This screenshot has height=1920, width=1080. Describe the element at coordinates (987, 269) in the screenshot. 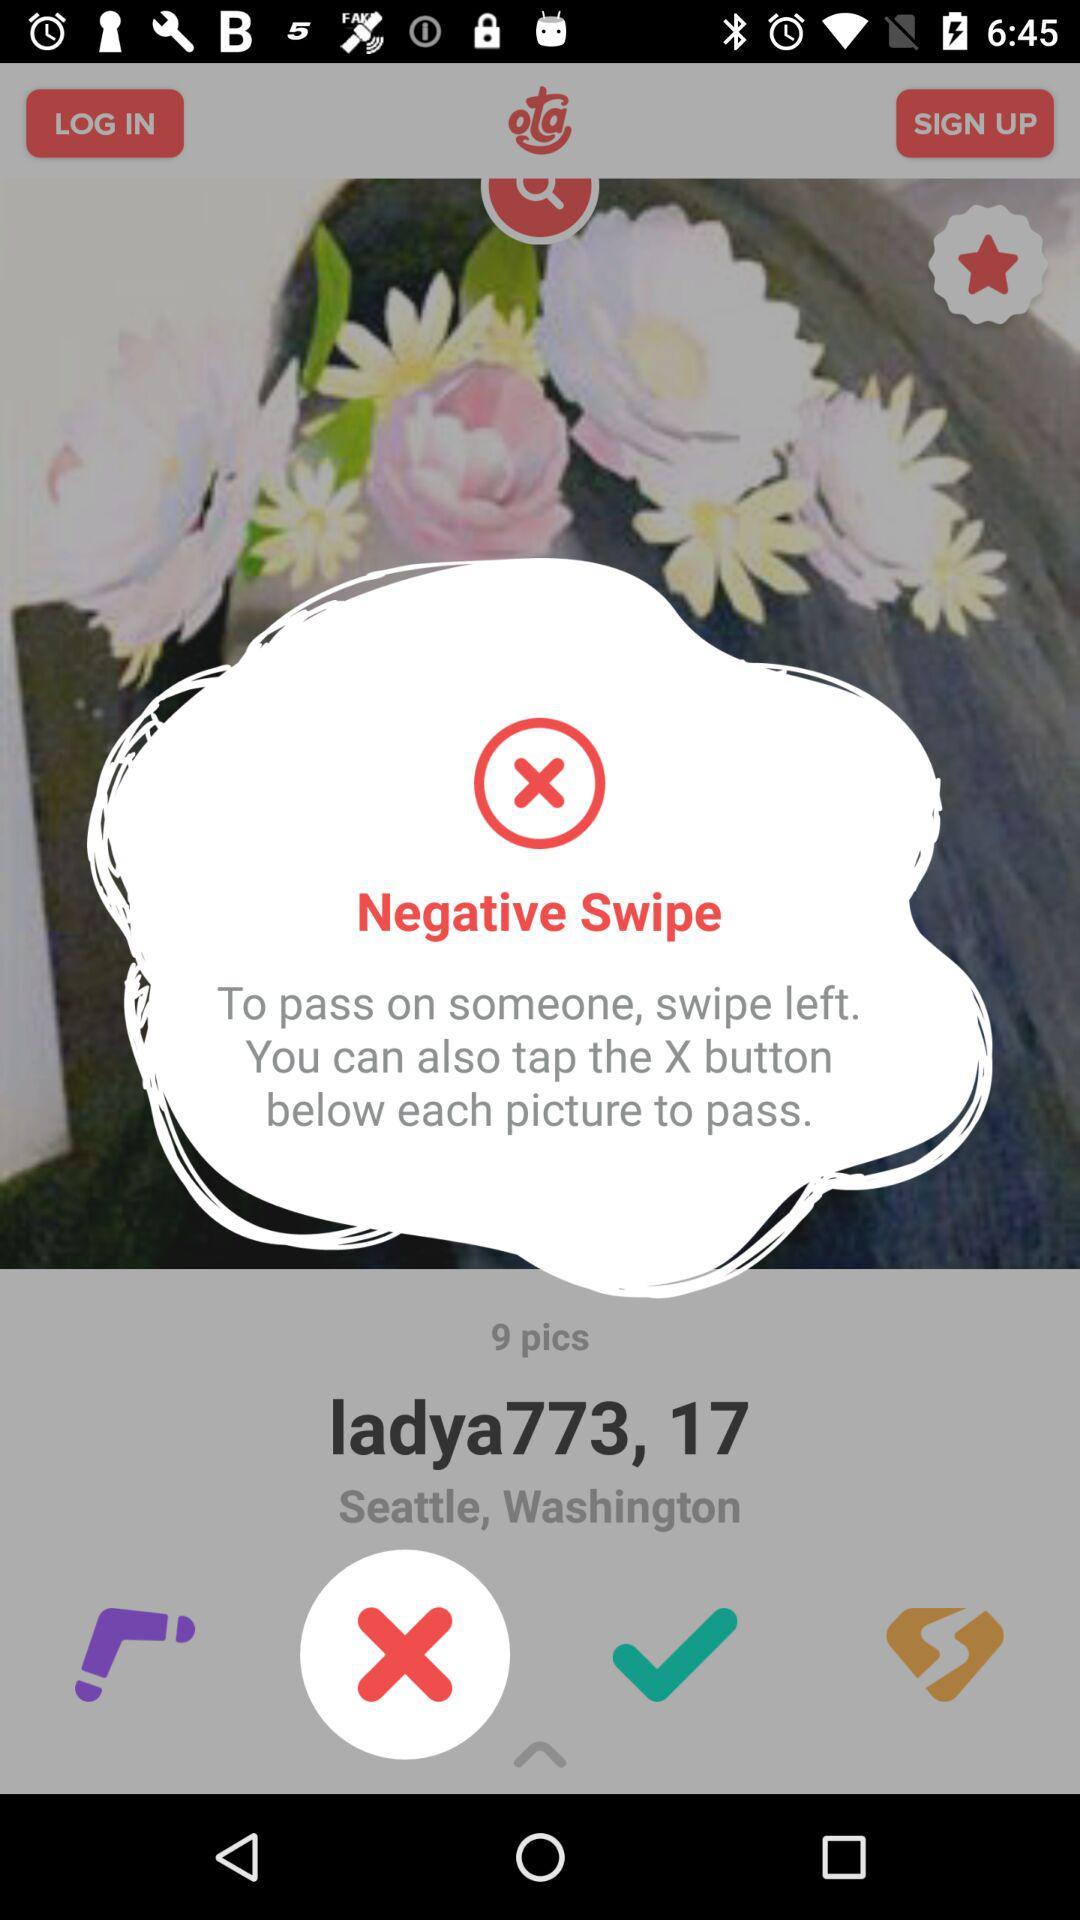

I see `the star icon` at that location.